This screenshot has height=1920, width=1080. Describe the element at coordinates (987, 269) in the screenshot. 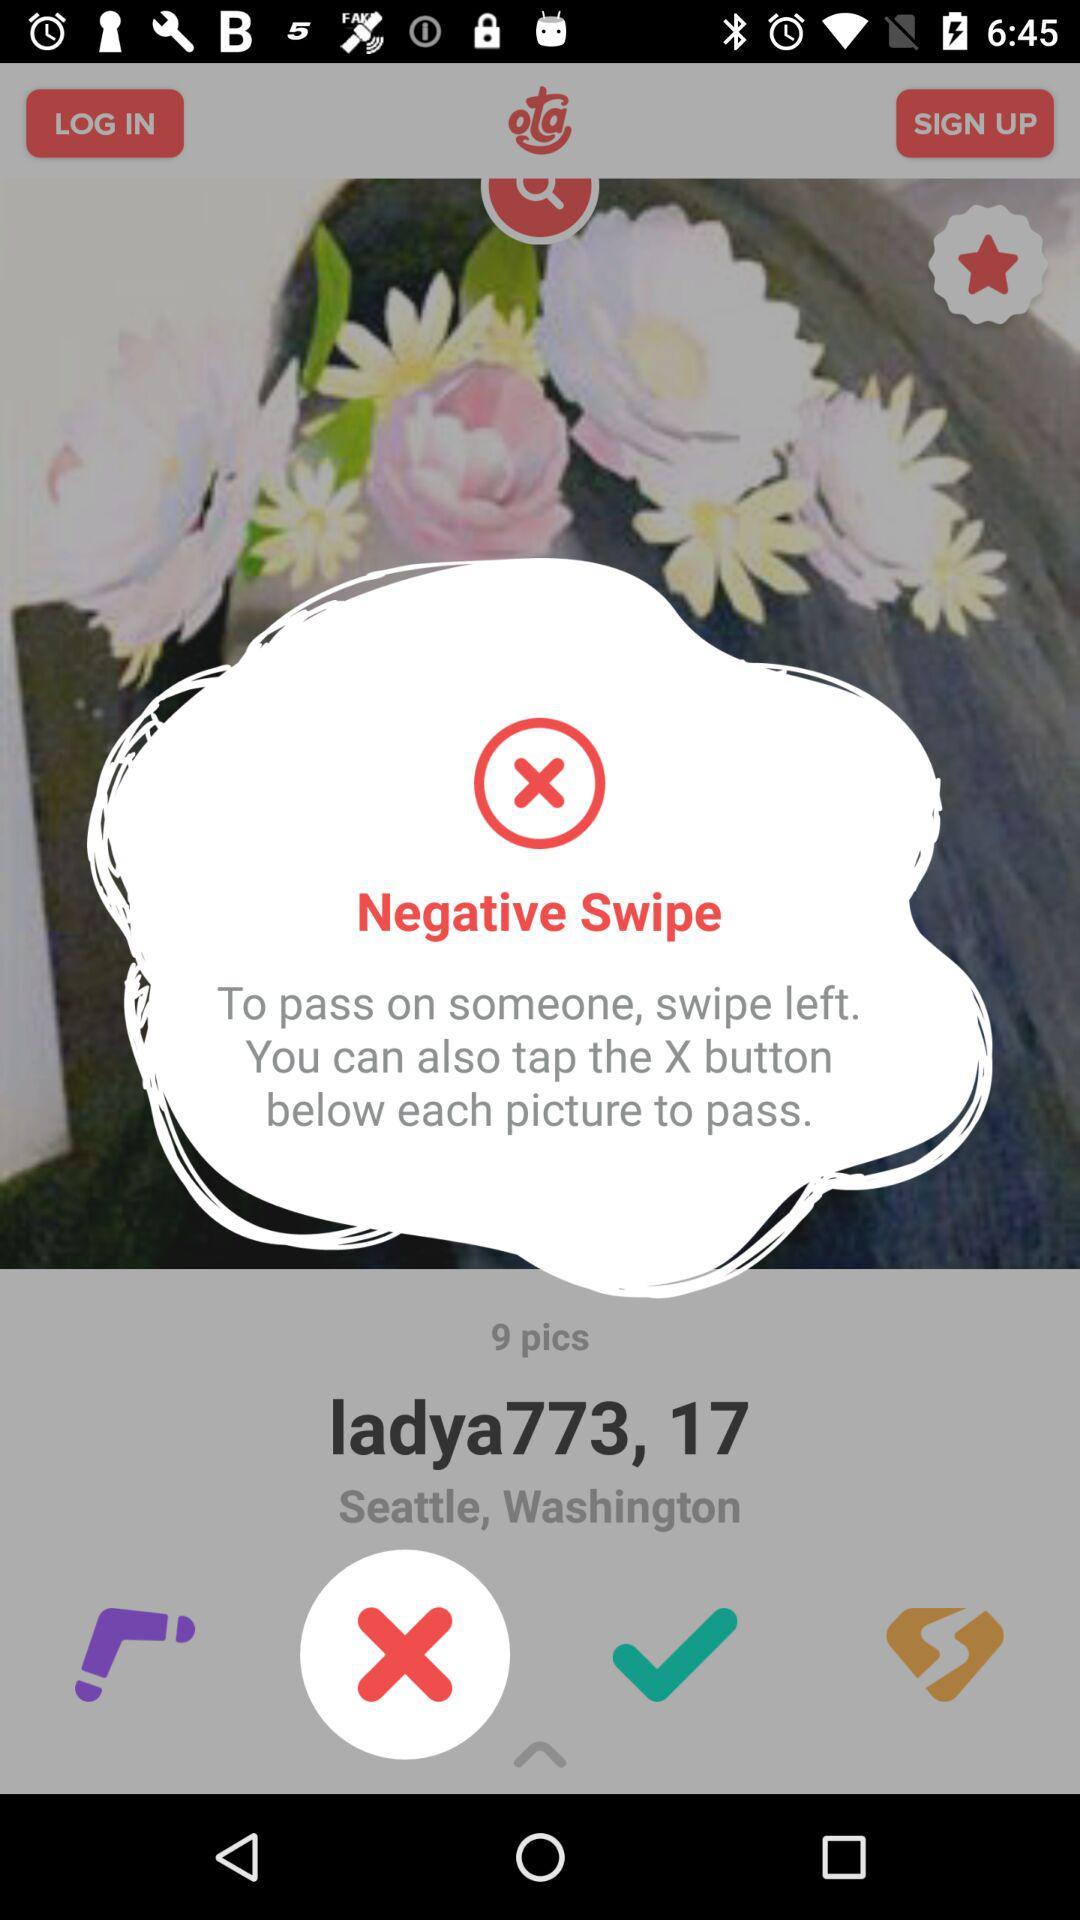

I see `the star icon` at that location.